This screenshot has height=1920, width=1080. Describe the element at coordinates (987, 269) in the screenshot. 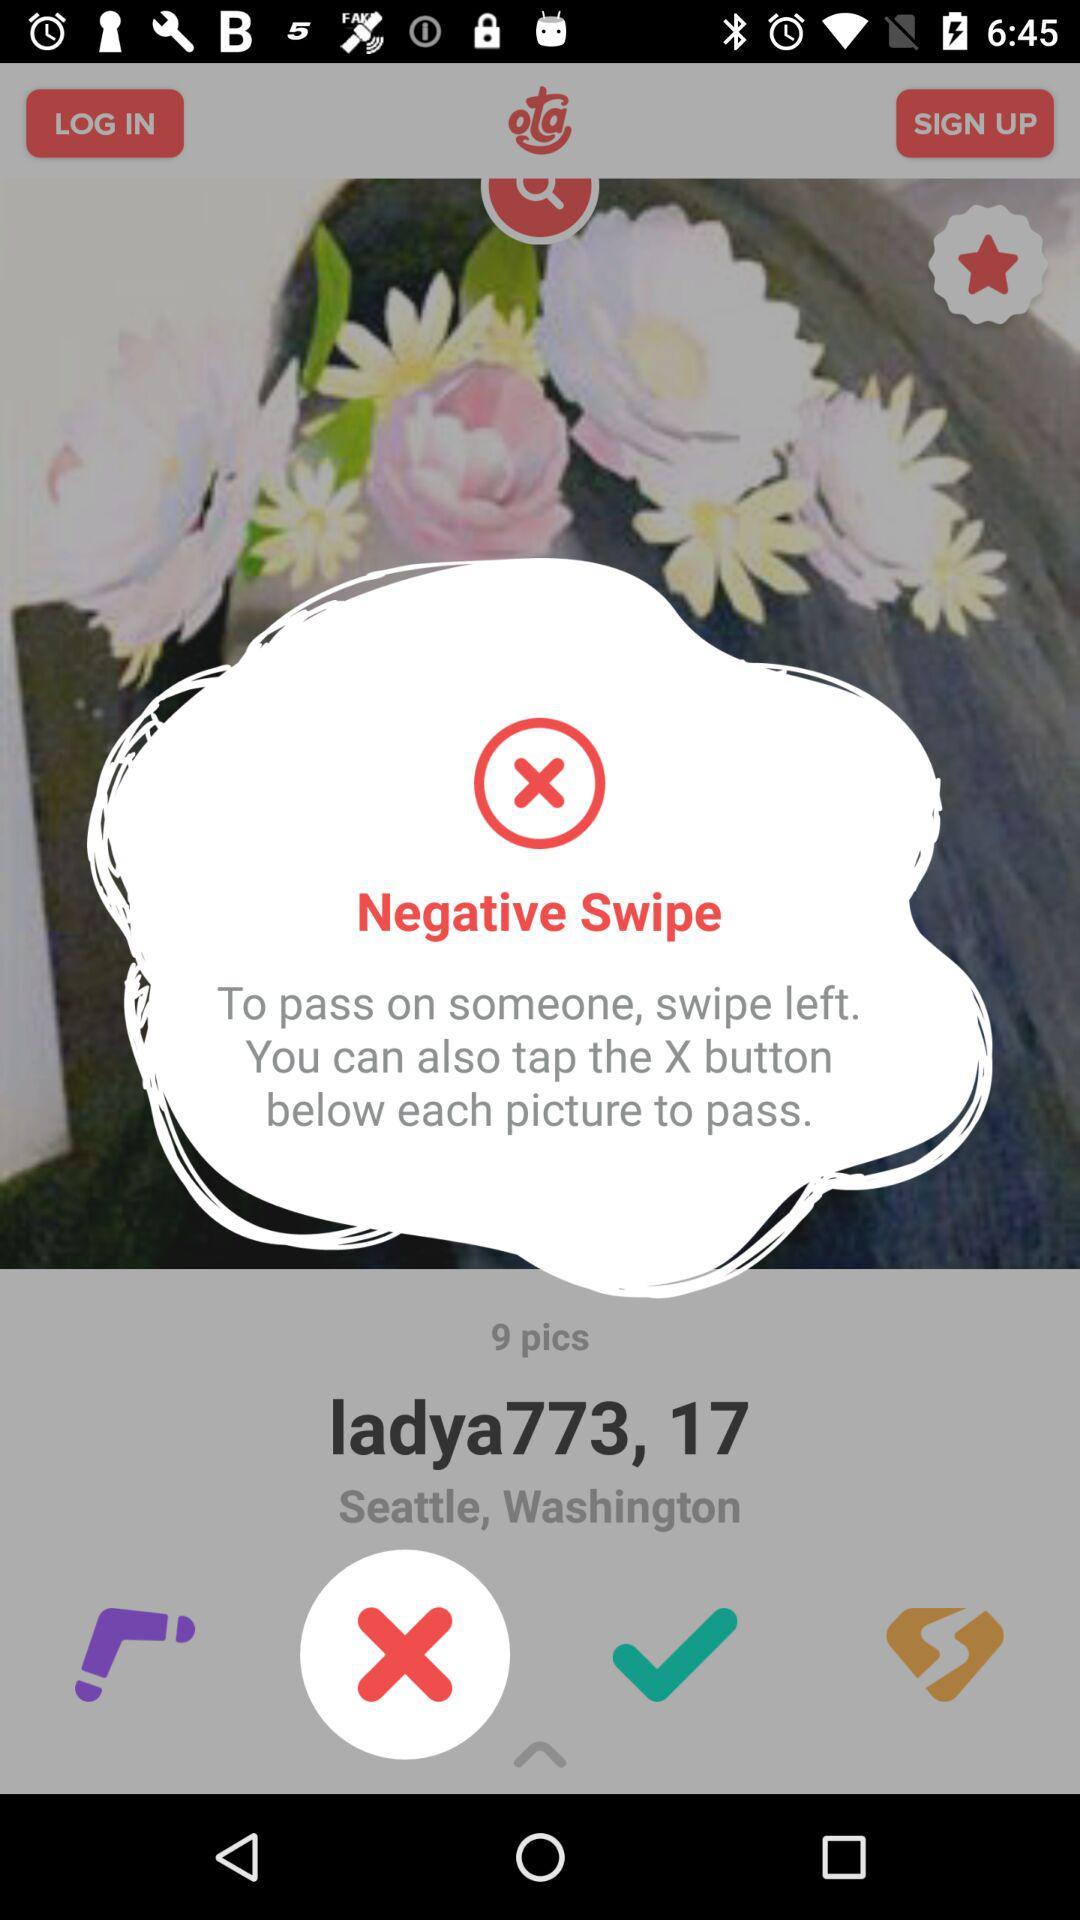

I see `the star icon` at that location.